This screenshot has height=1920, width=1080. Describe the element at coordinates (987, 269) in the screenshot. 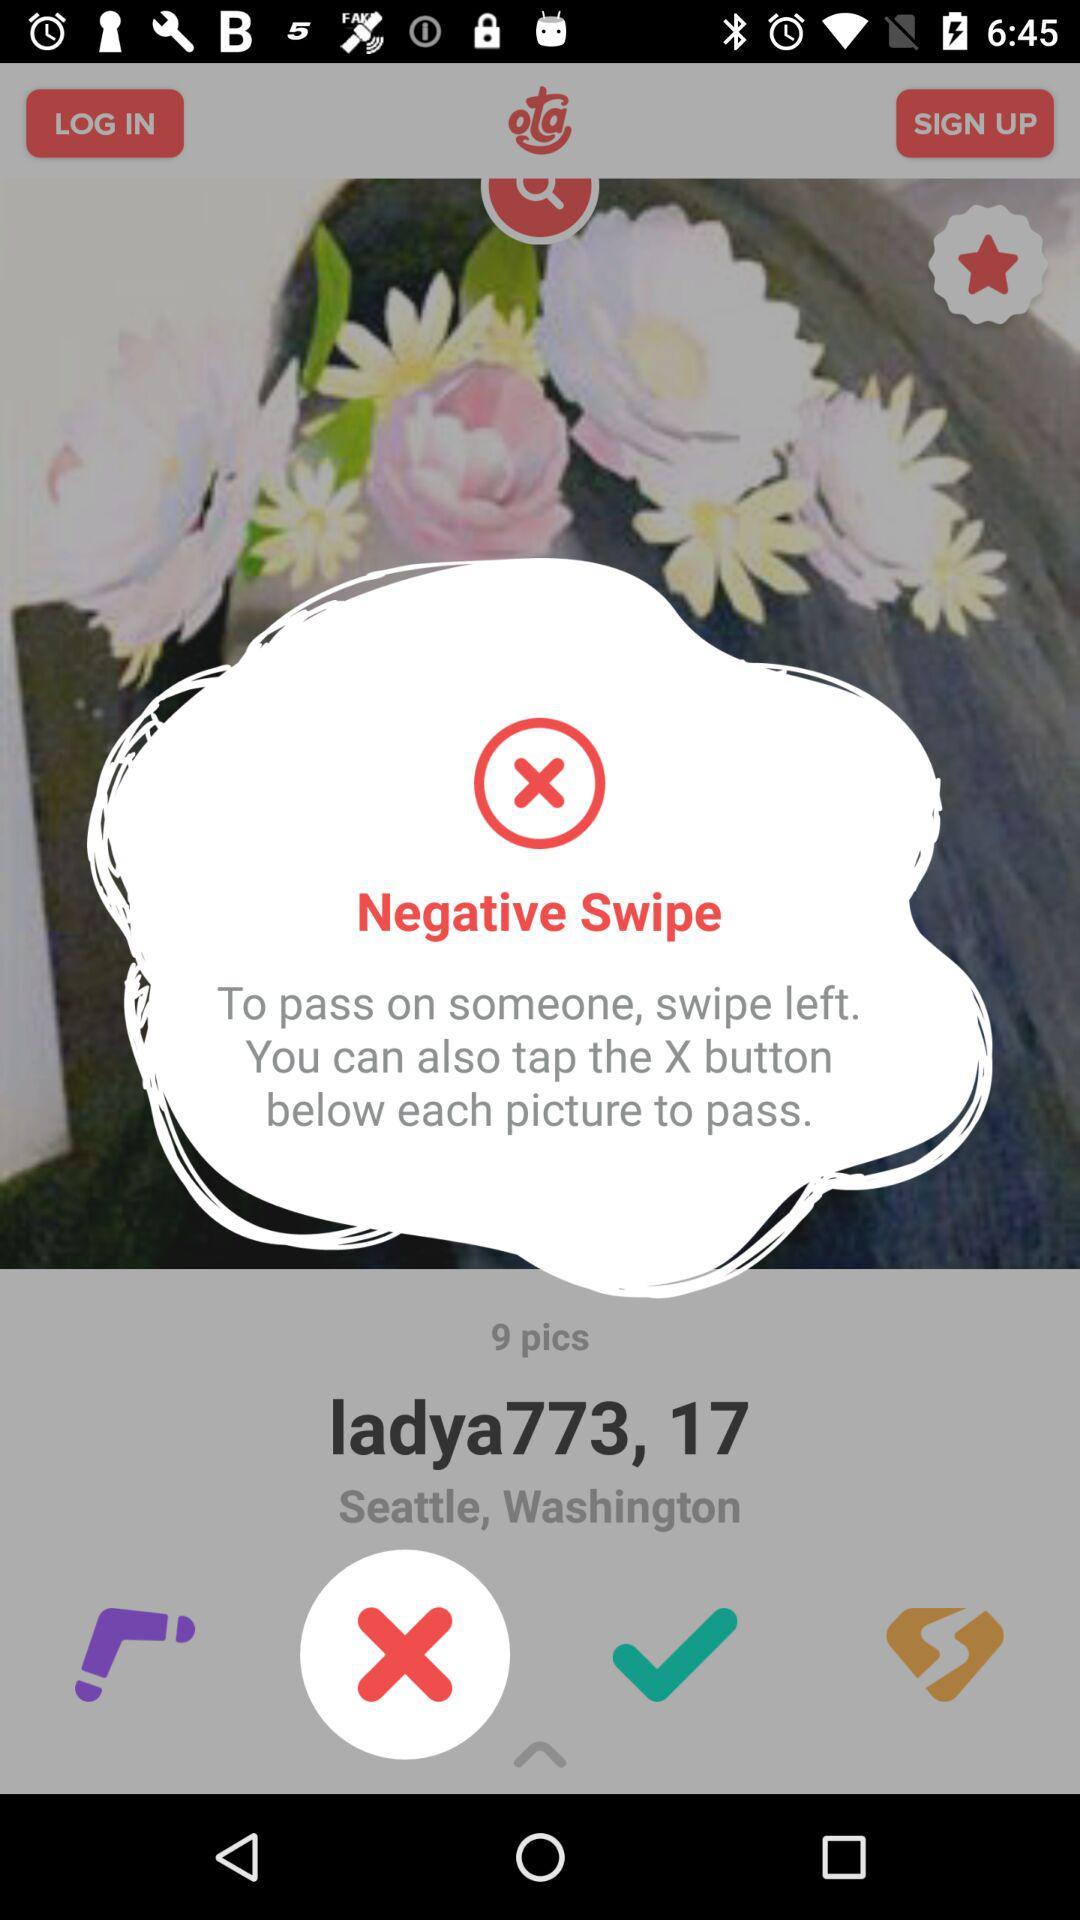

I see `the star icon` at that location.